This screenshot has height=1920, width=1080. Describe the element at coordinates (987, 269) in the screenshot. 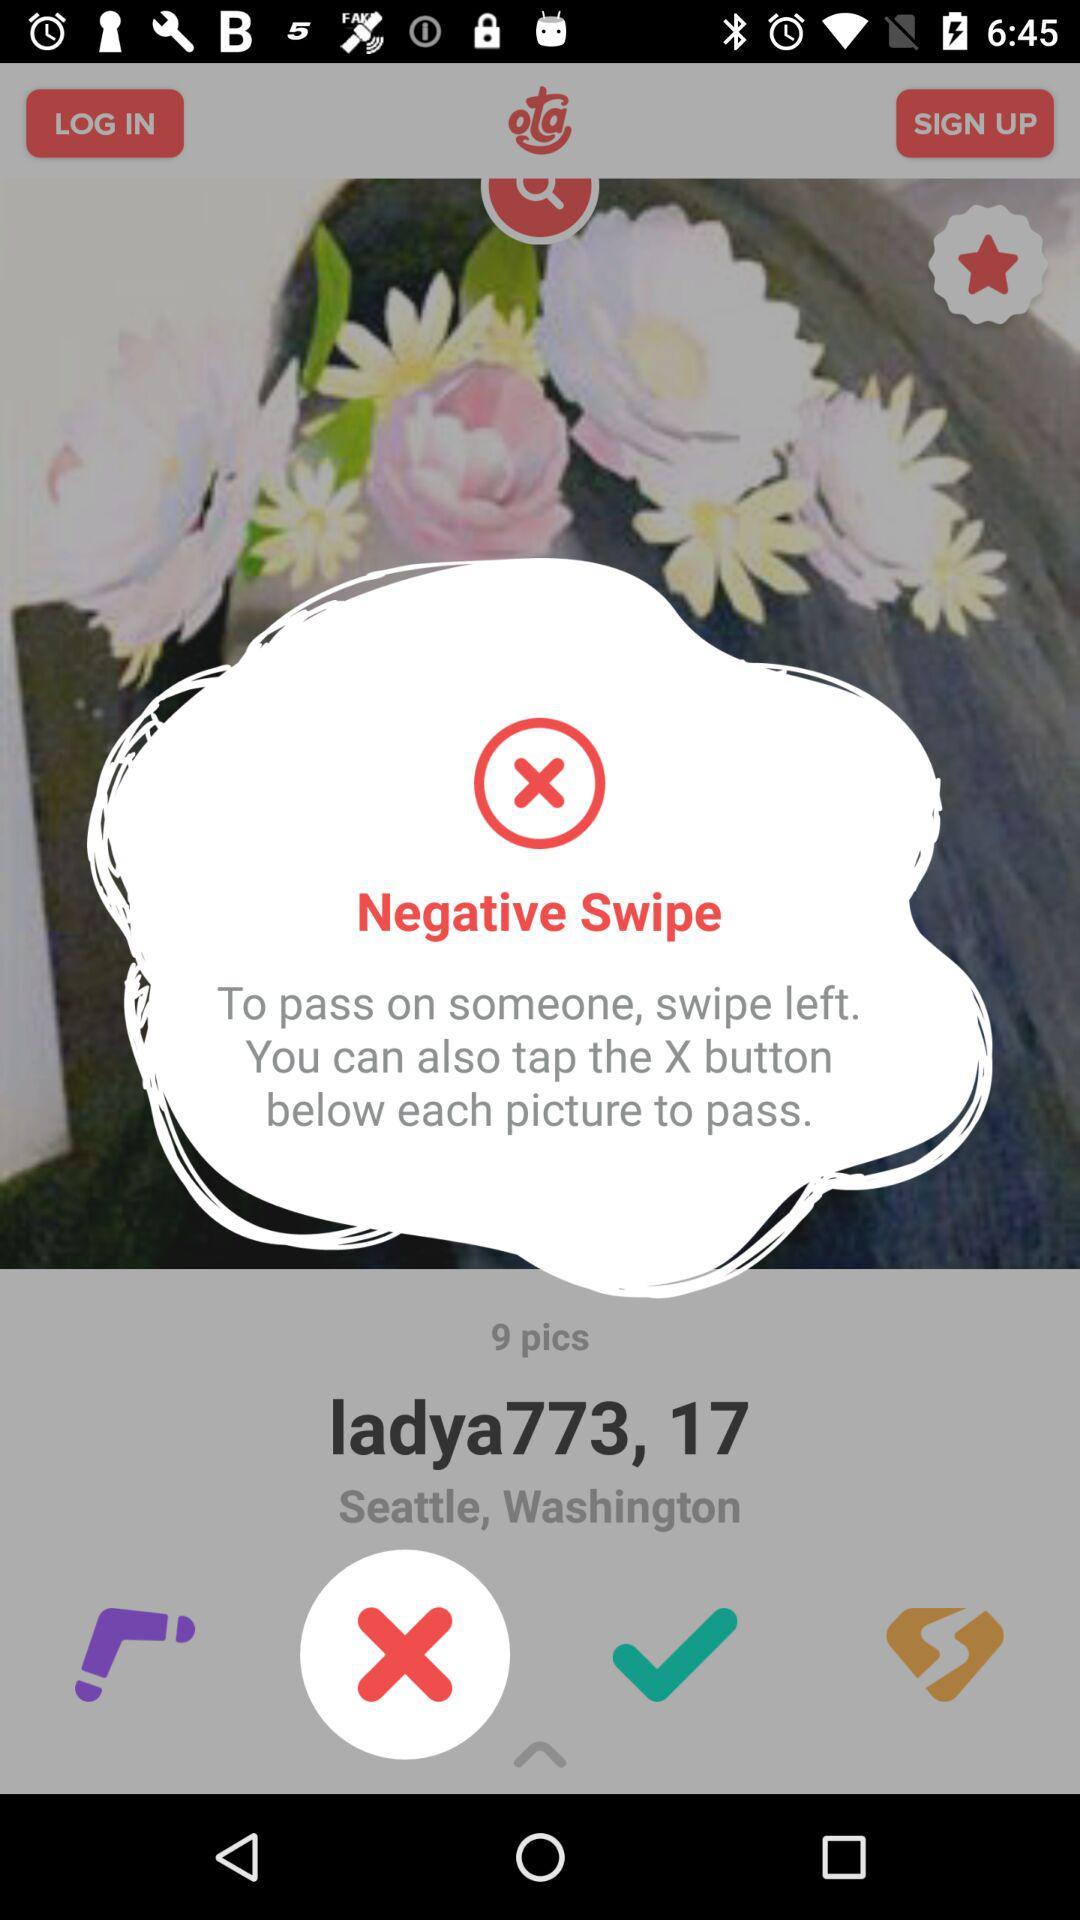

I see `the star icon` at that location.